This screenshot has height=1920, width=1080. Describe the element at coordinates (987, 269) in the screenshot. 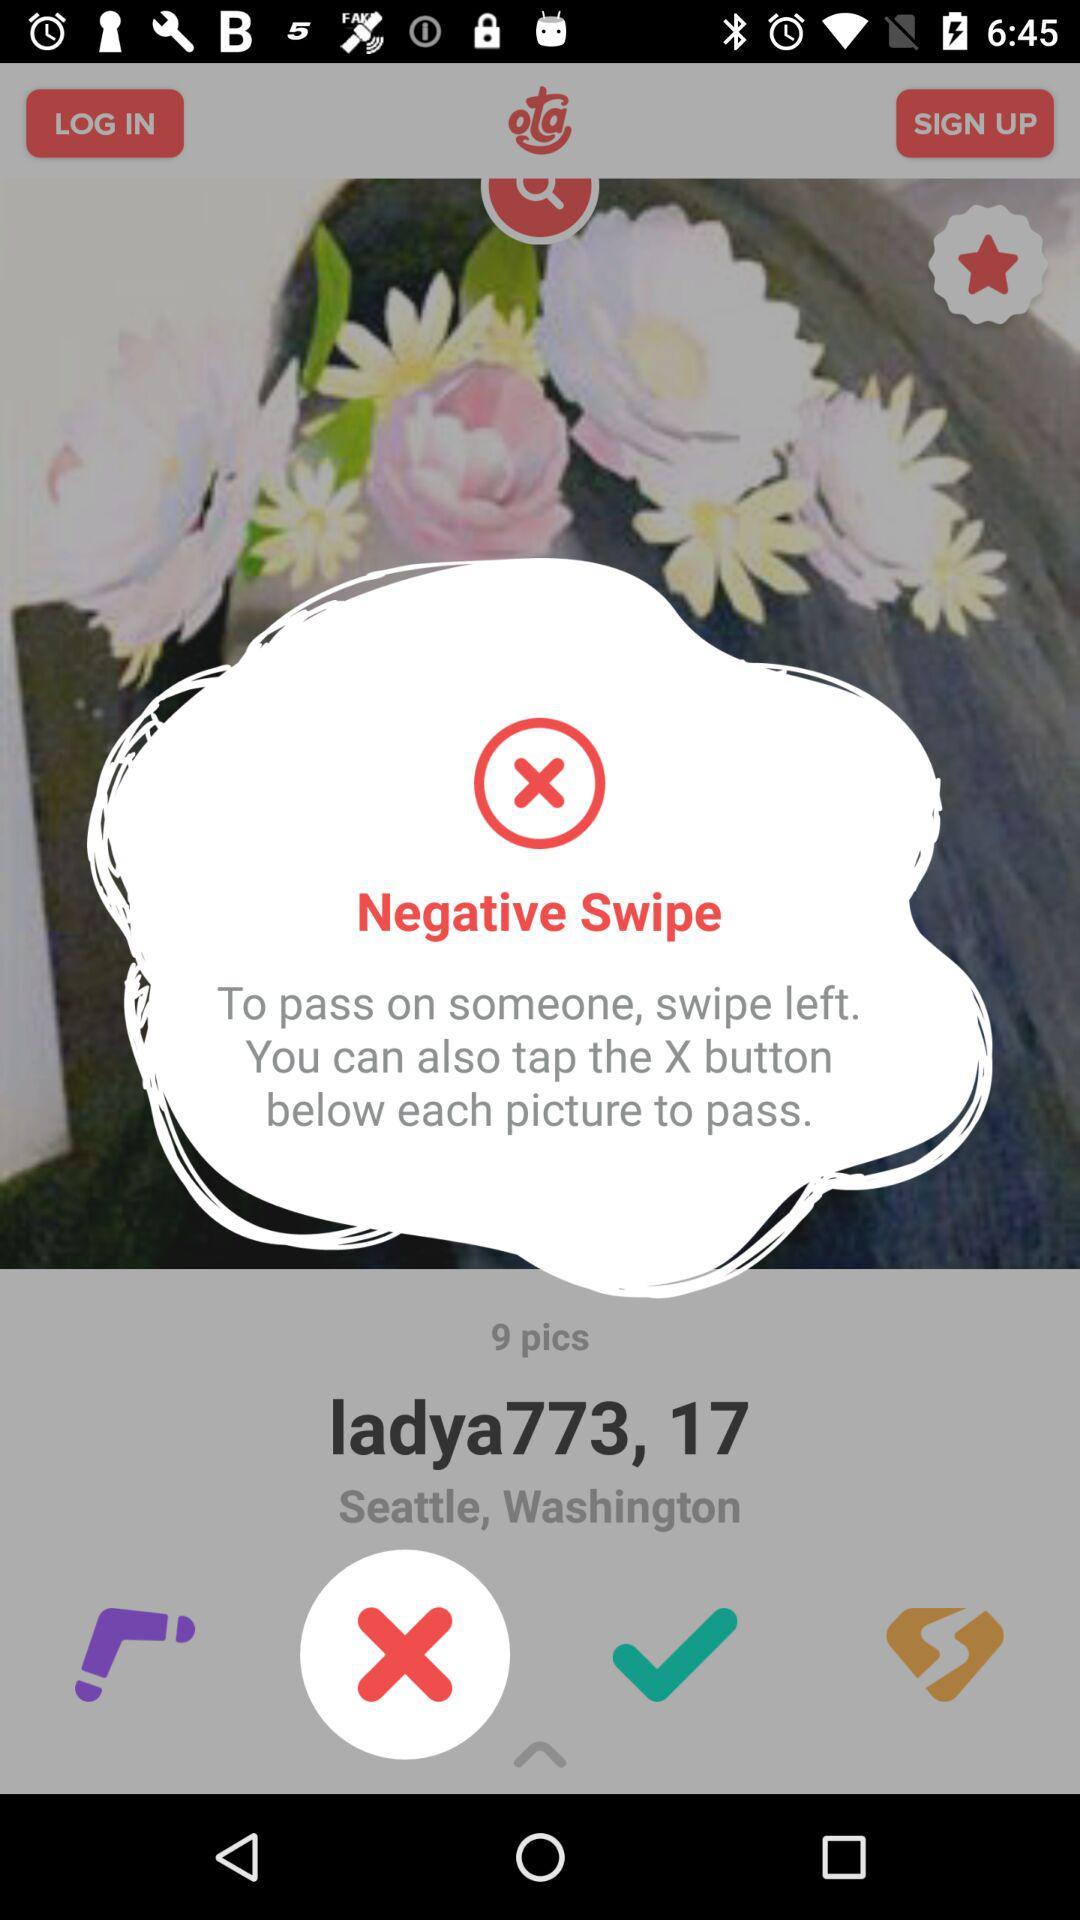

I see `the star icon` at that location.